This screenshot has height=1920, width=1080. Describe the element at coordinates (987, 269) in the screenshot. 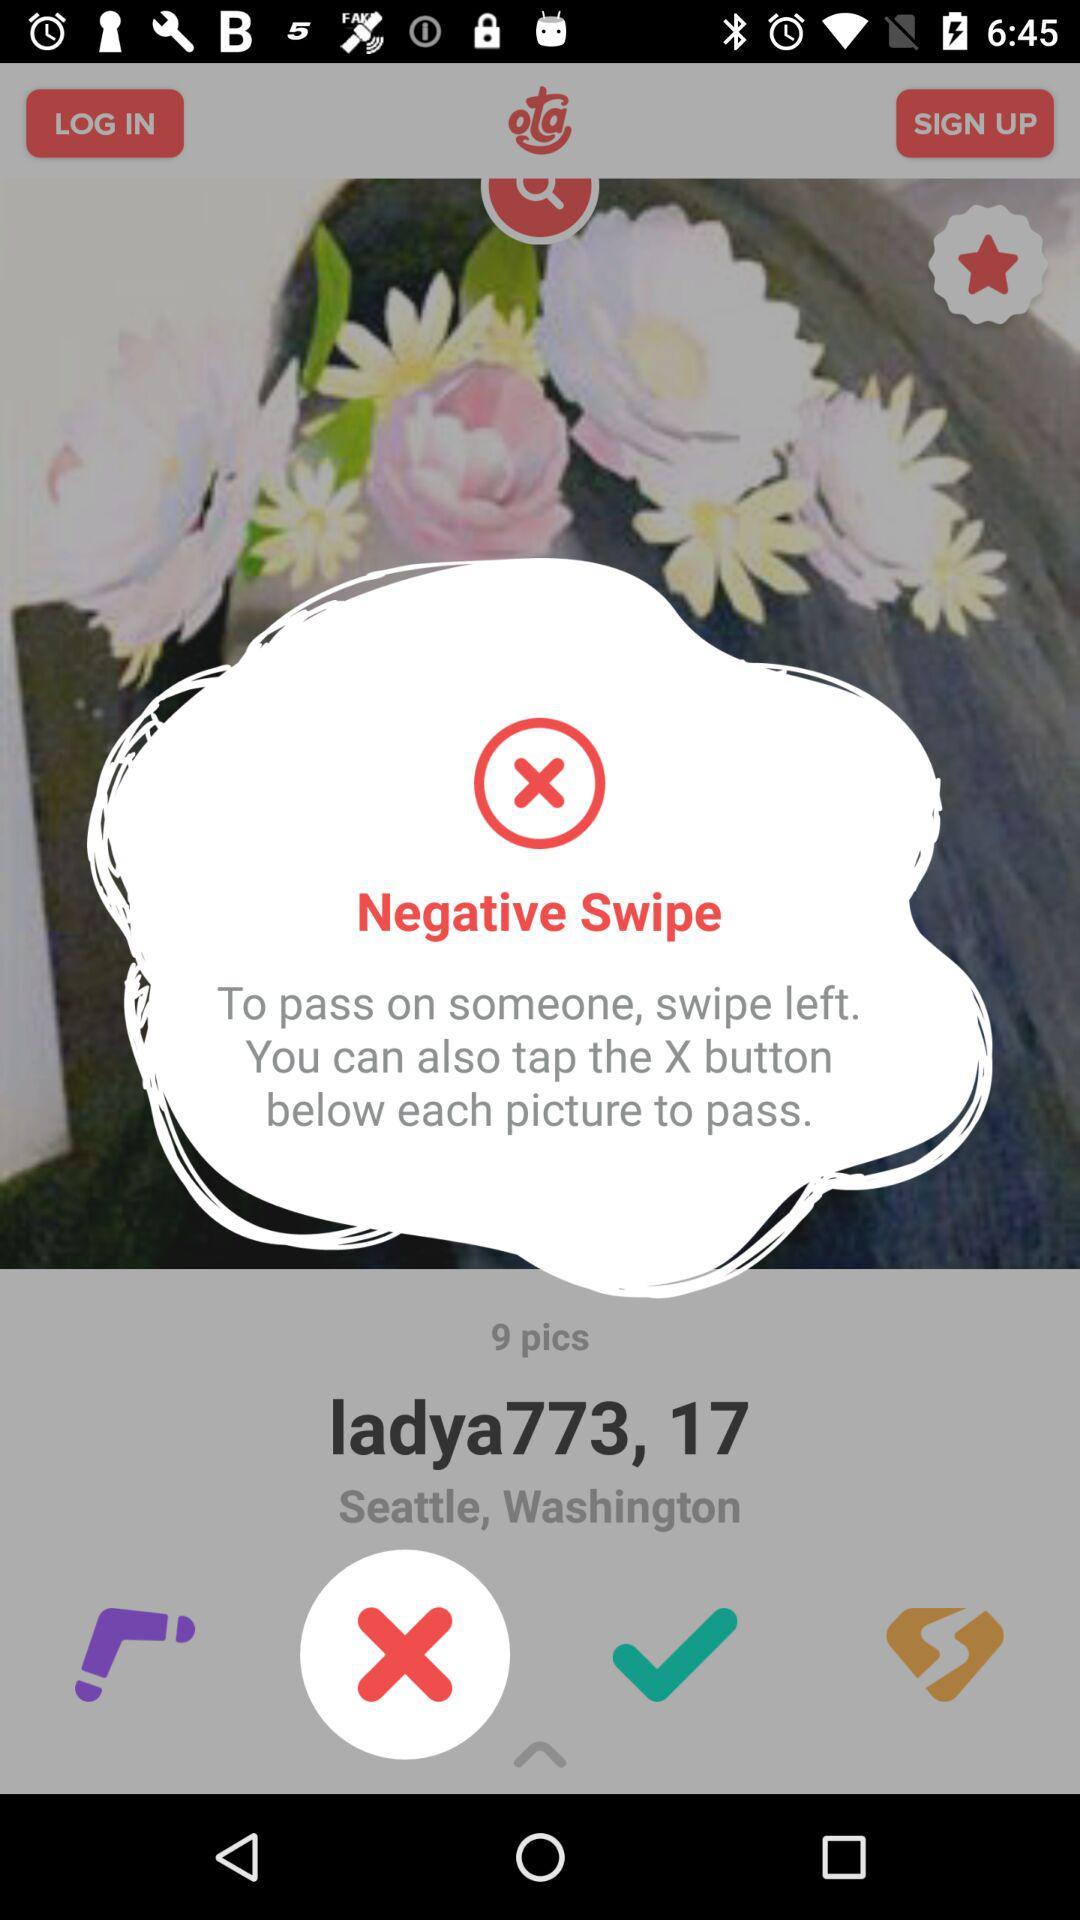

I see `the star icon` at that location.